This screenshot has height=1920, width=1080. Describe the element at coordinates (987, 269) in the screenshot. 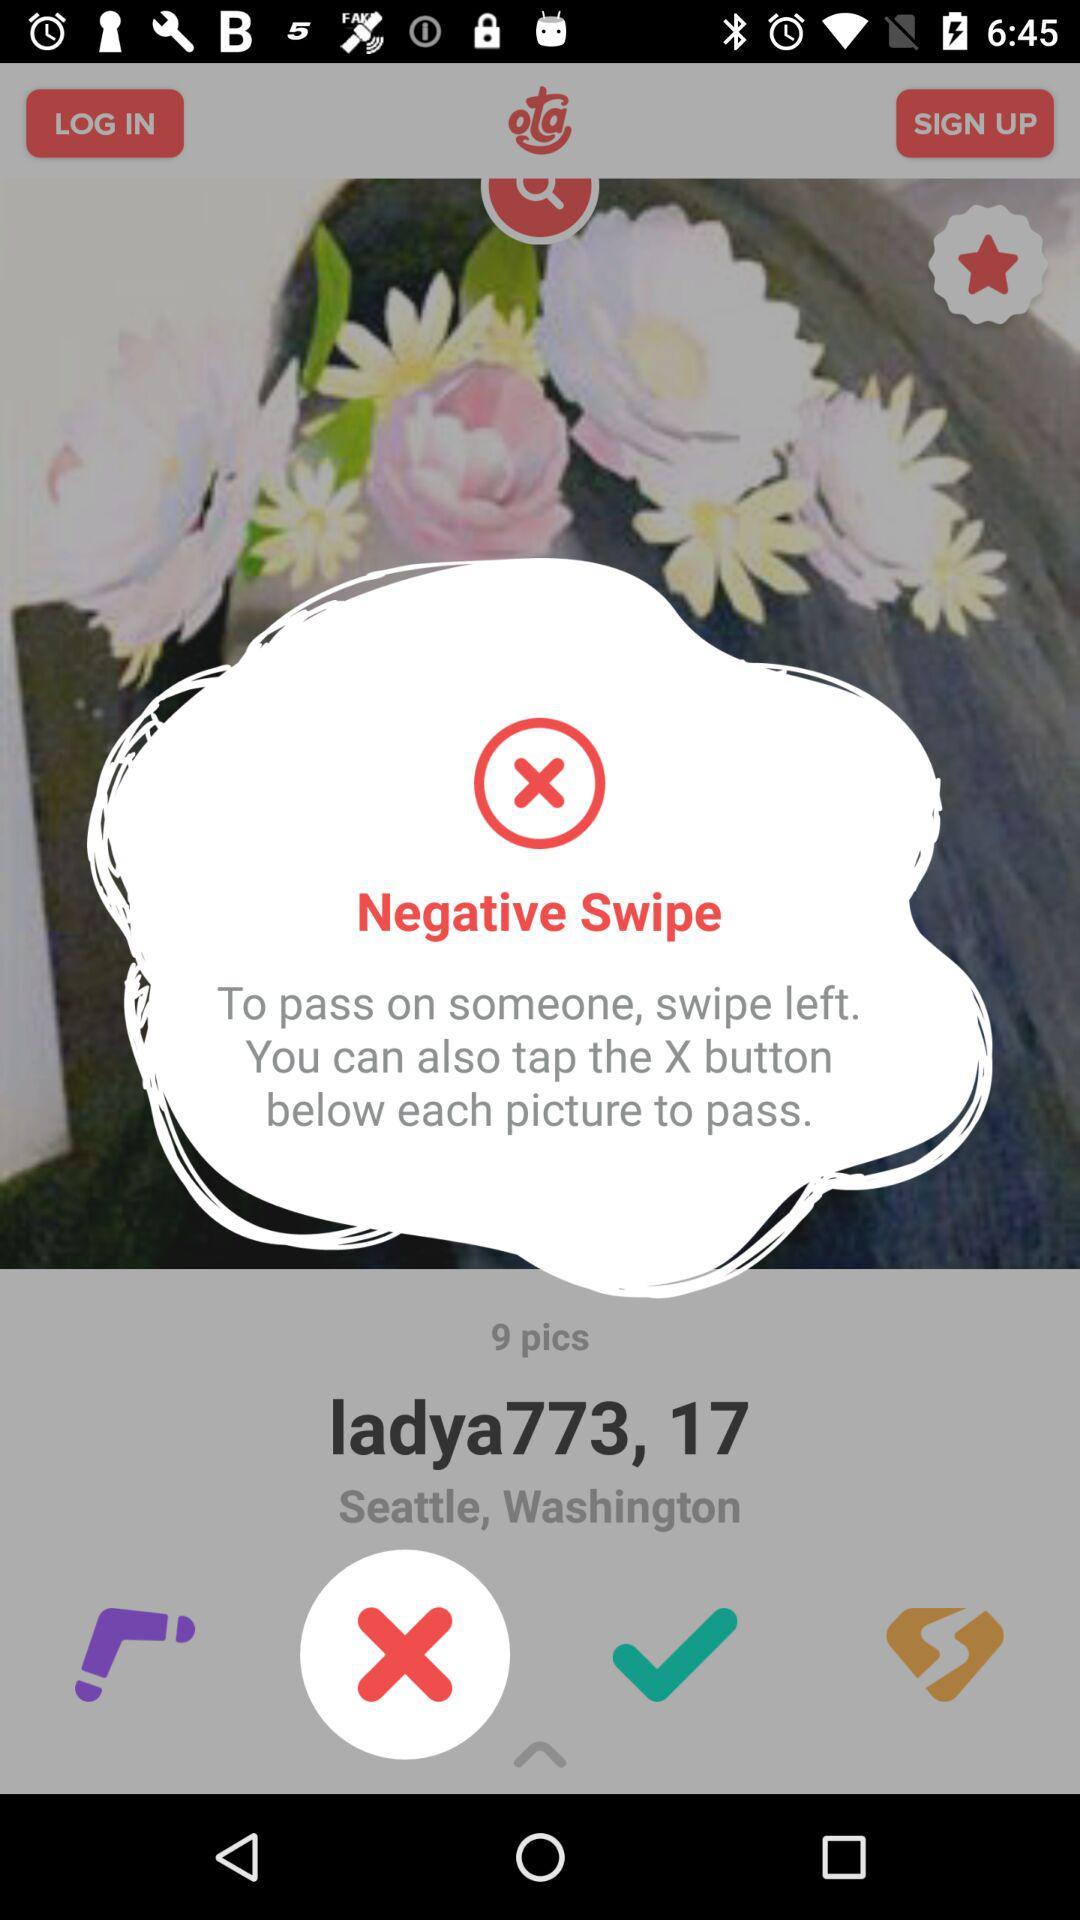

I see `the star icon` at that location.